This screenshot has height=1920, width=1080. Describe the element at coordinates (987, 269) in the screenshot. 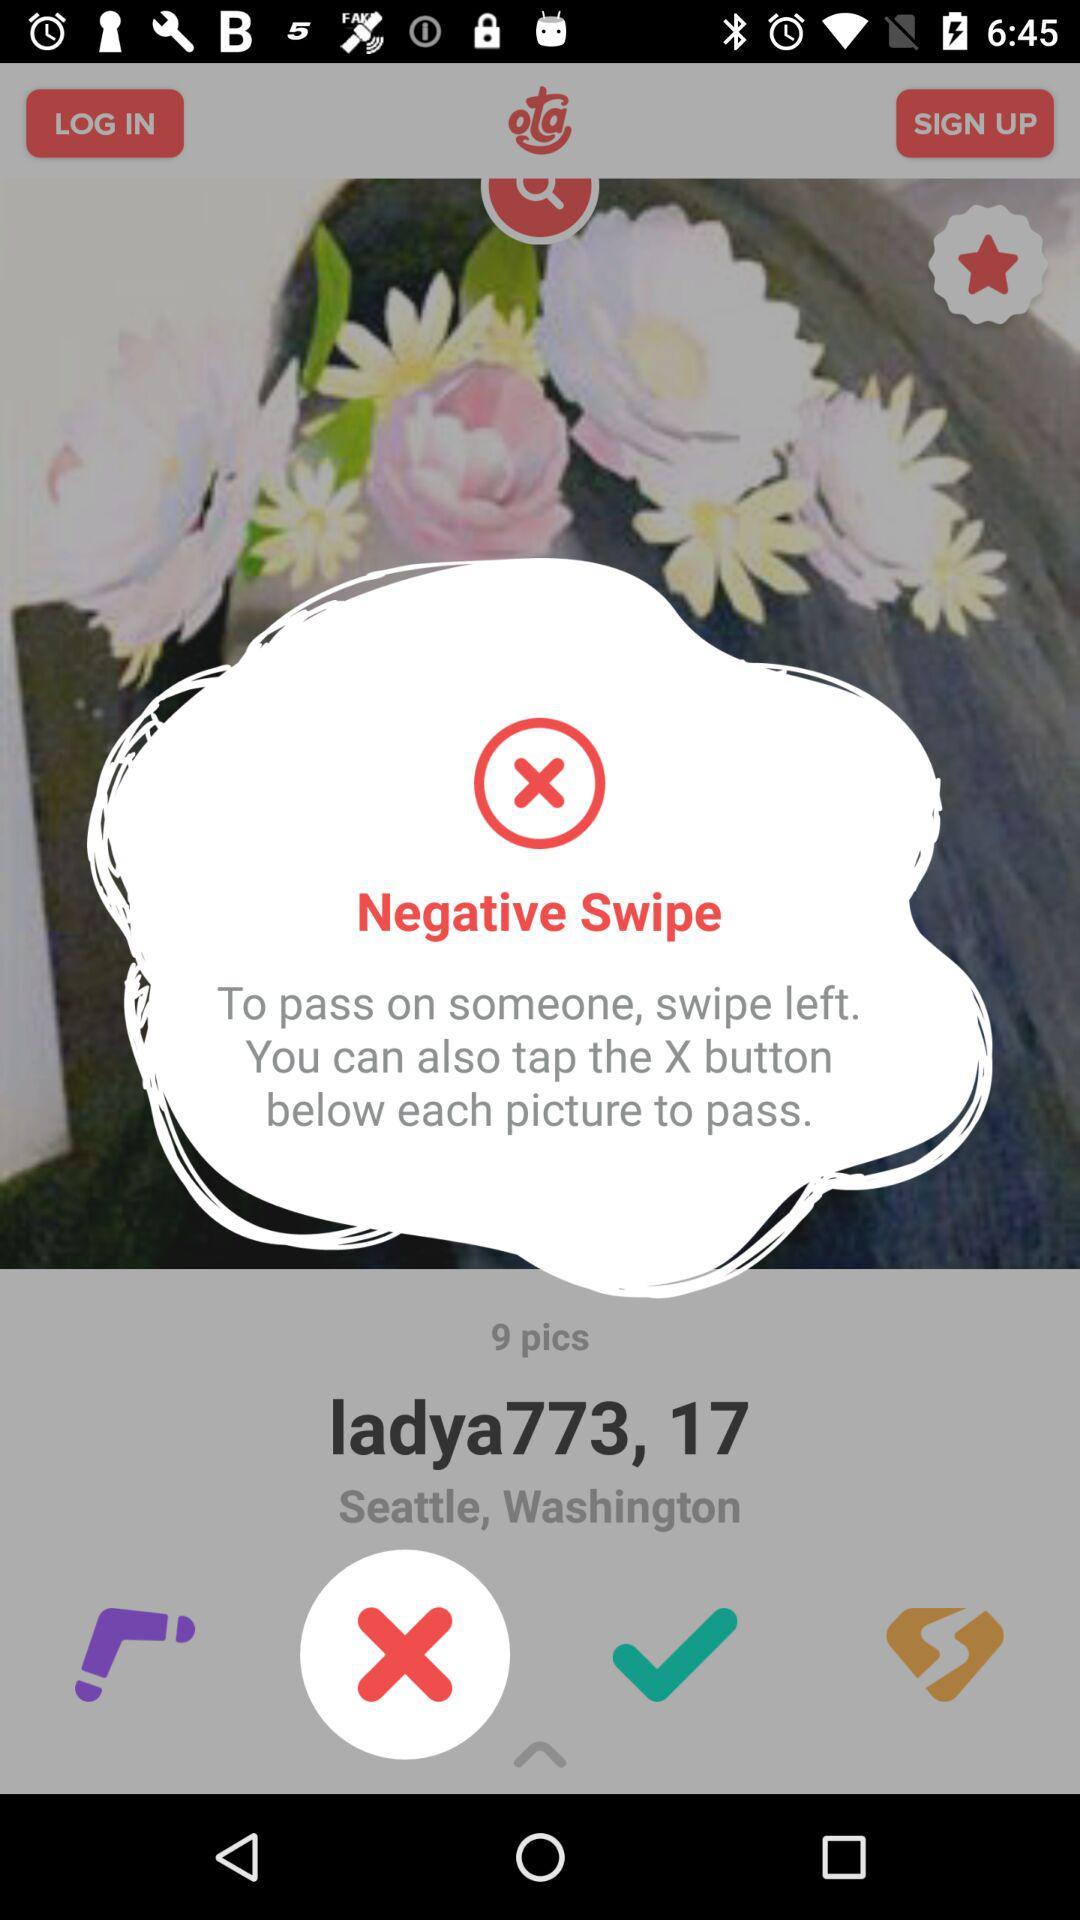

I see `the star icon` at that location.